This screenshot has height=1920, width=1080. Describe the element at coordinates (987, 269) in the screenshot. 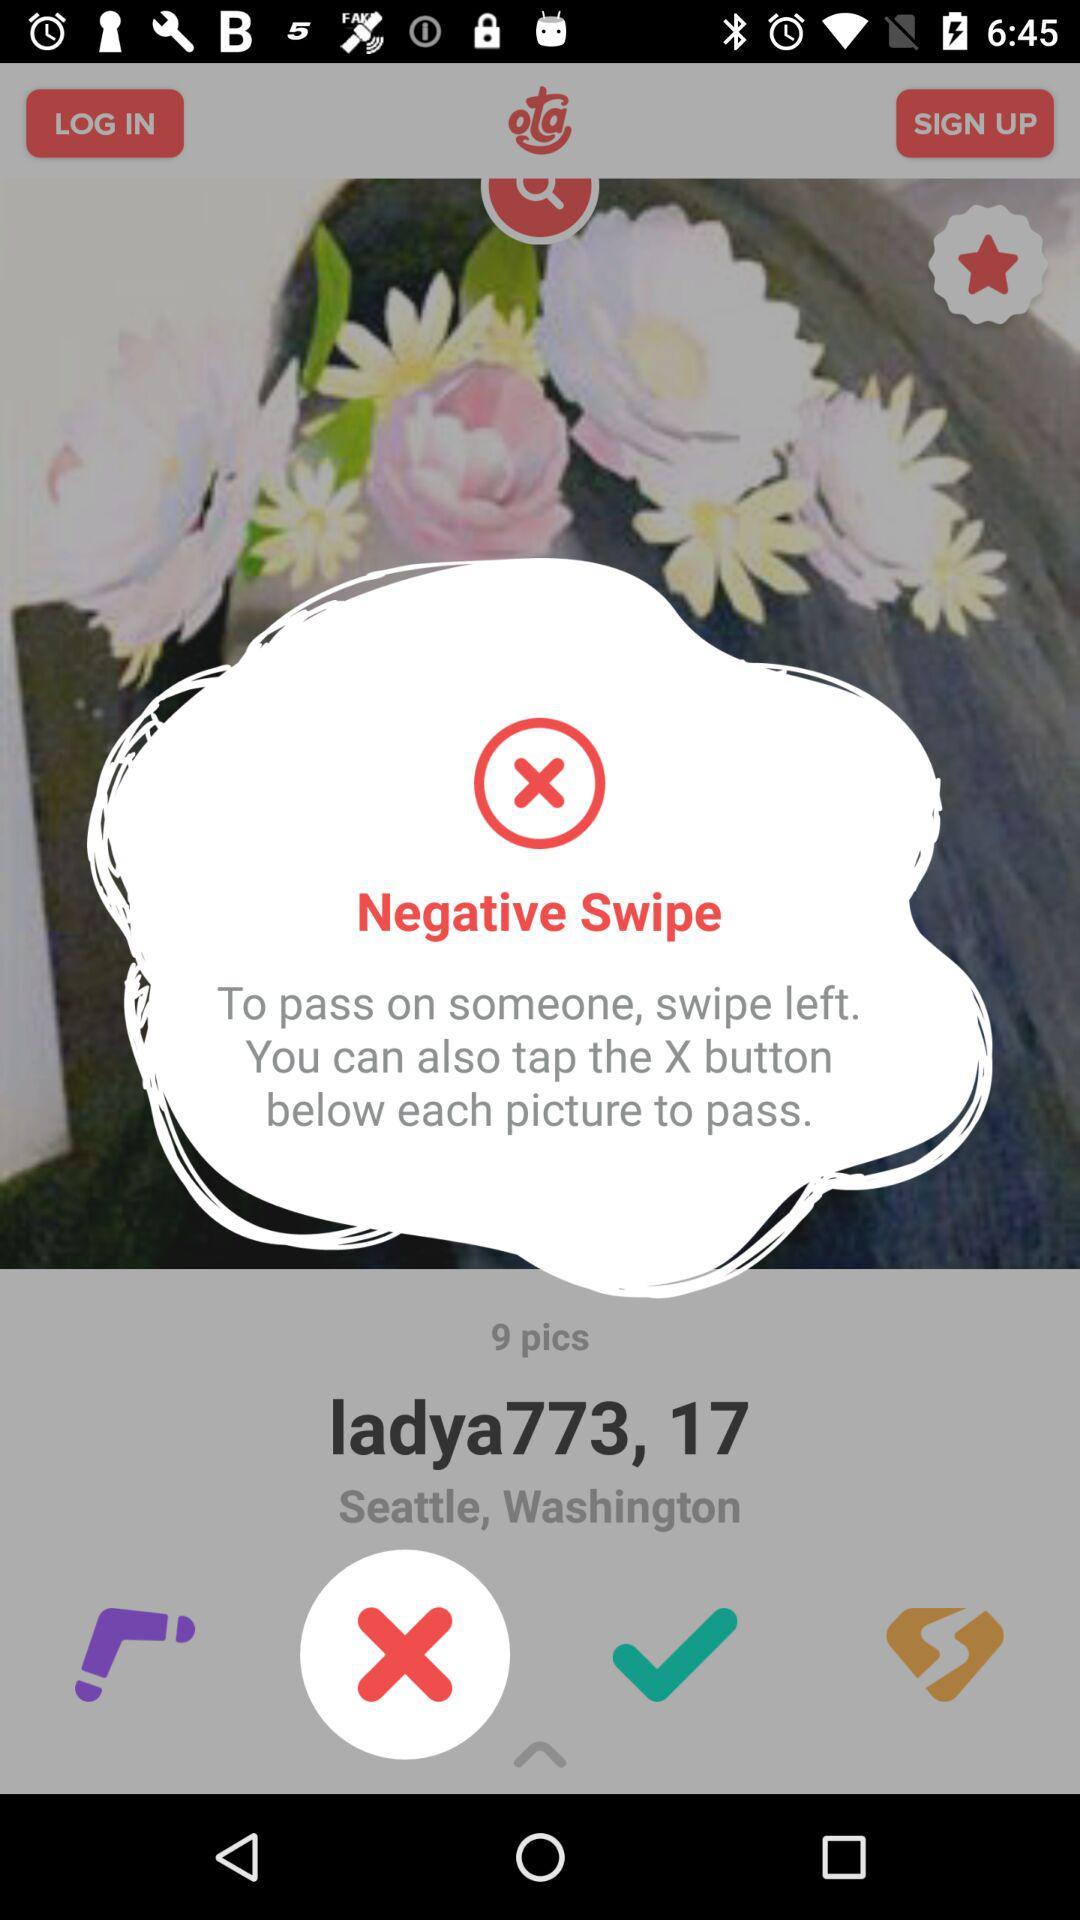

I see `the star icon` at that location.